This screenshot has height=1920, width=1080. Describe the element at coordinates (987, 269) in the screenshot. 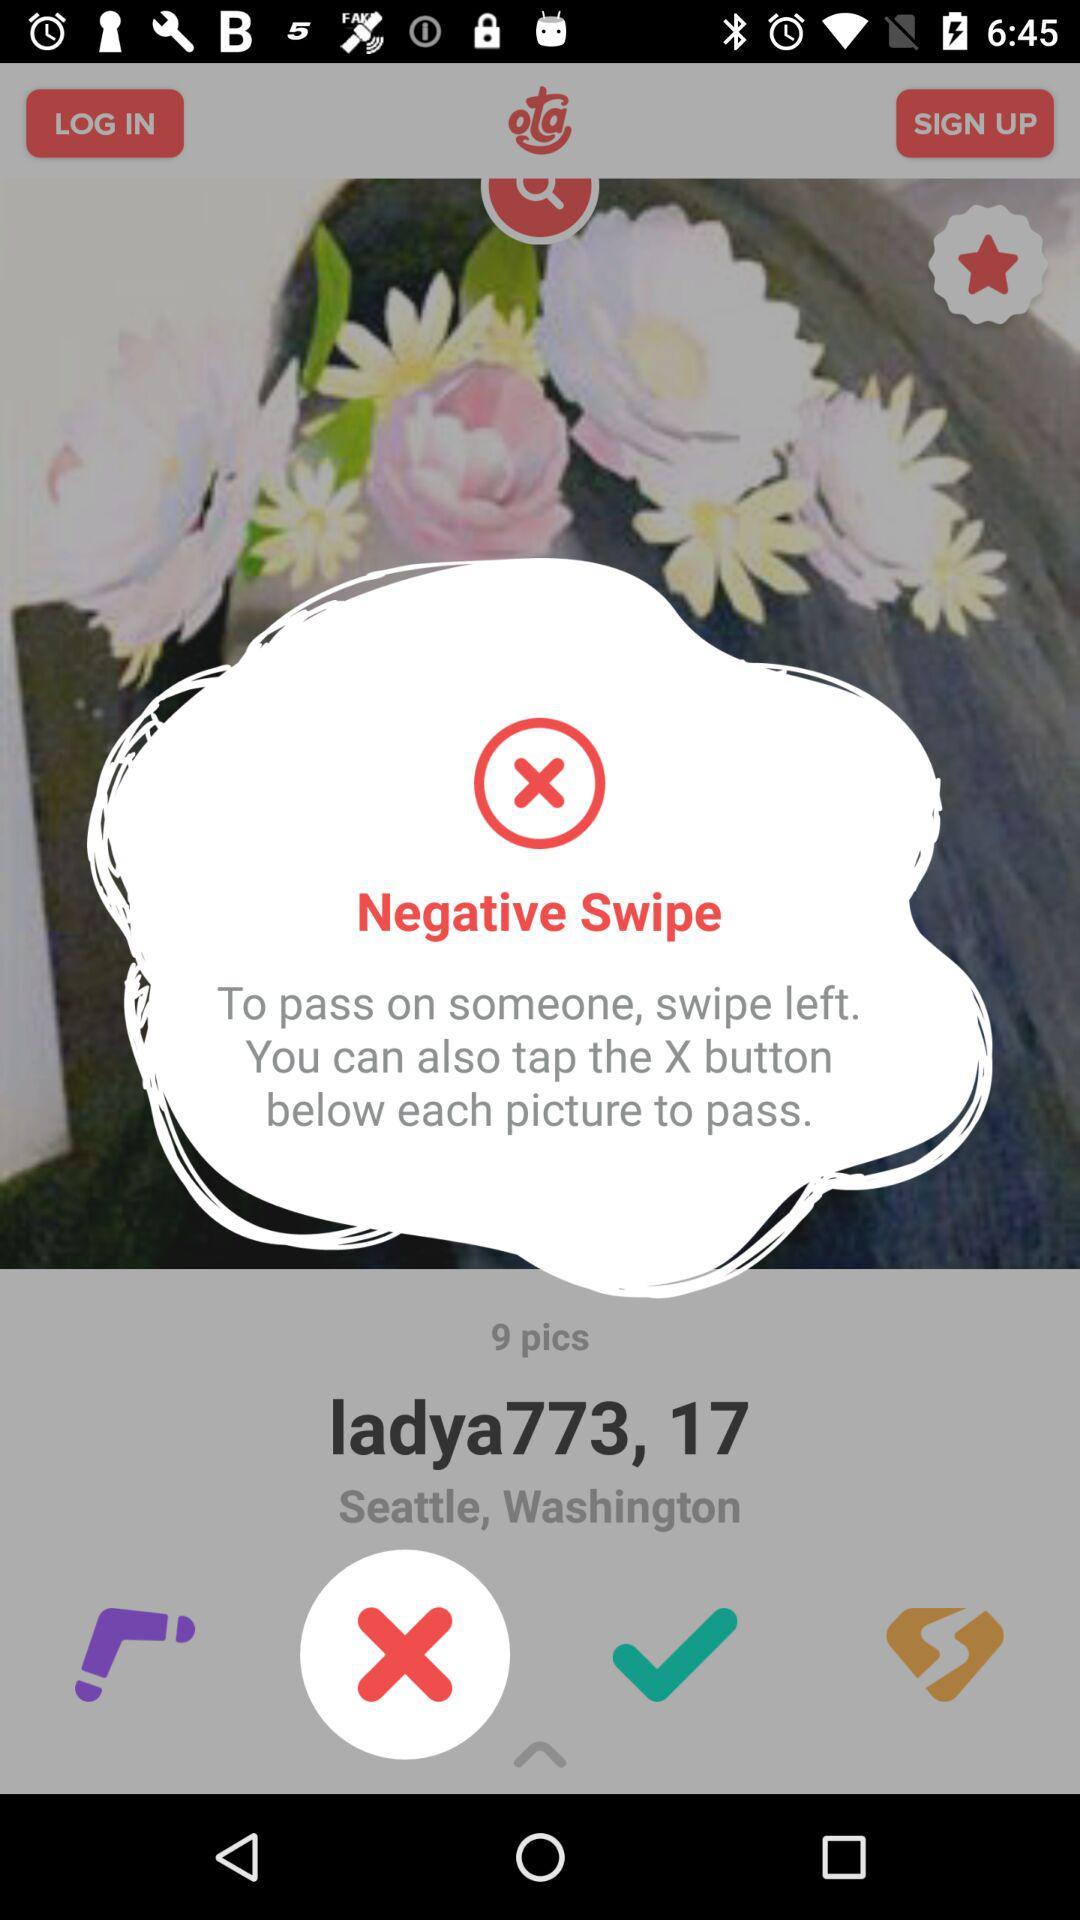

I see `the star icon` at that location.